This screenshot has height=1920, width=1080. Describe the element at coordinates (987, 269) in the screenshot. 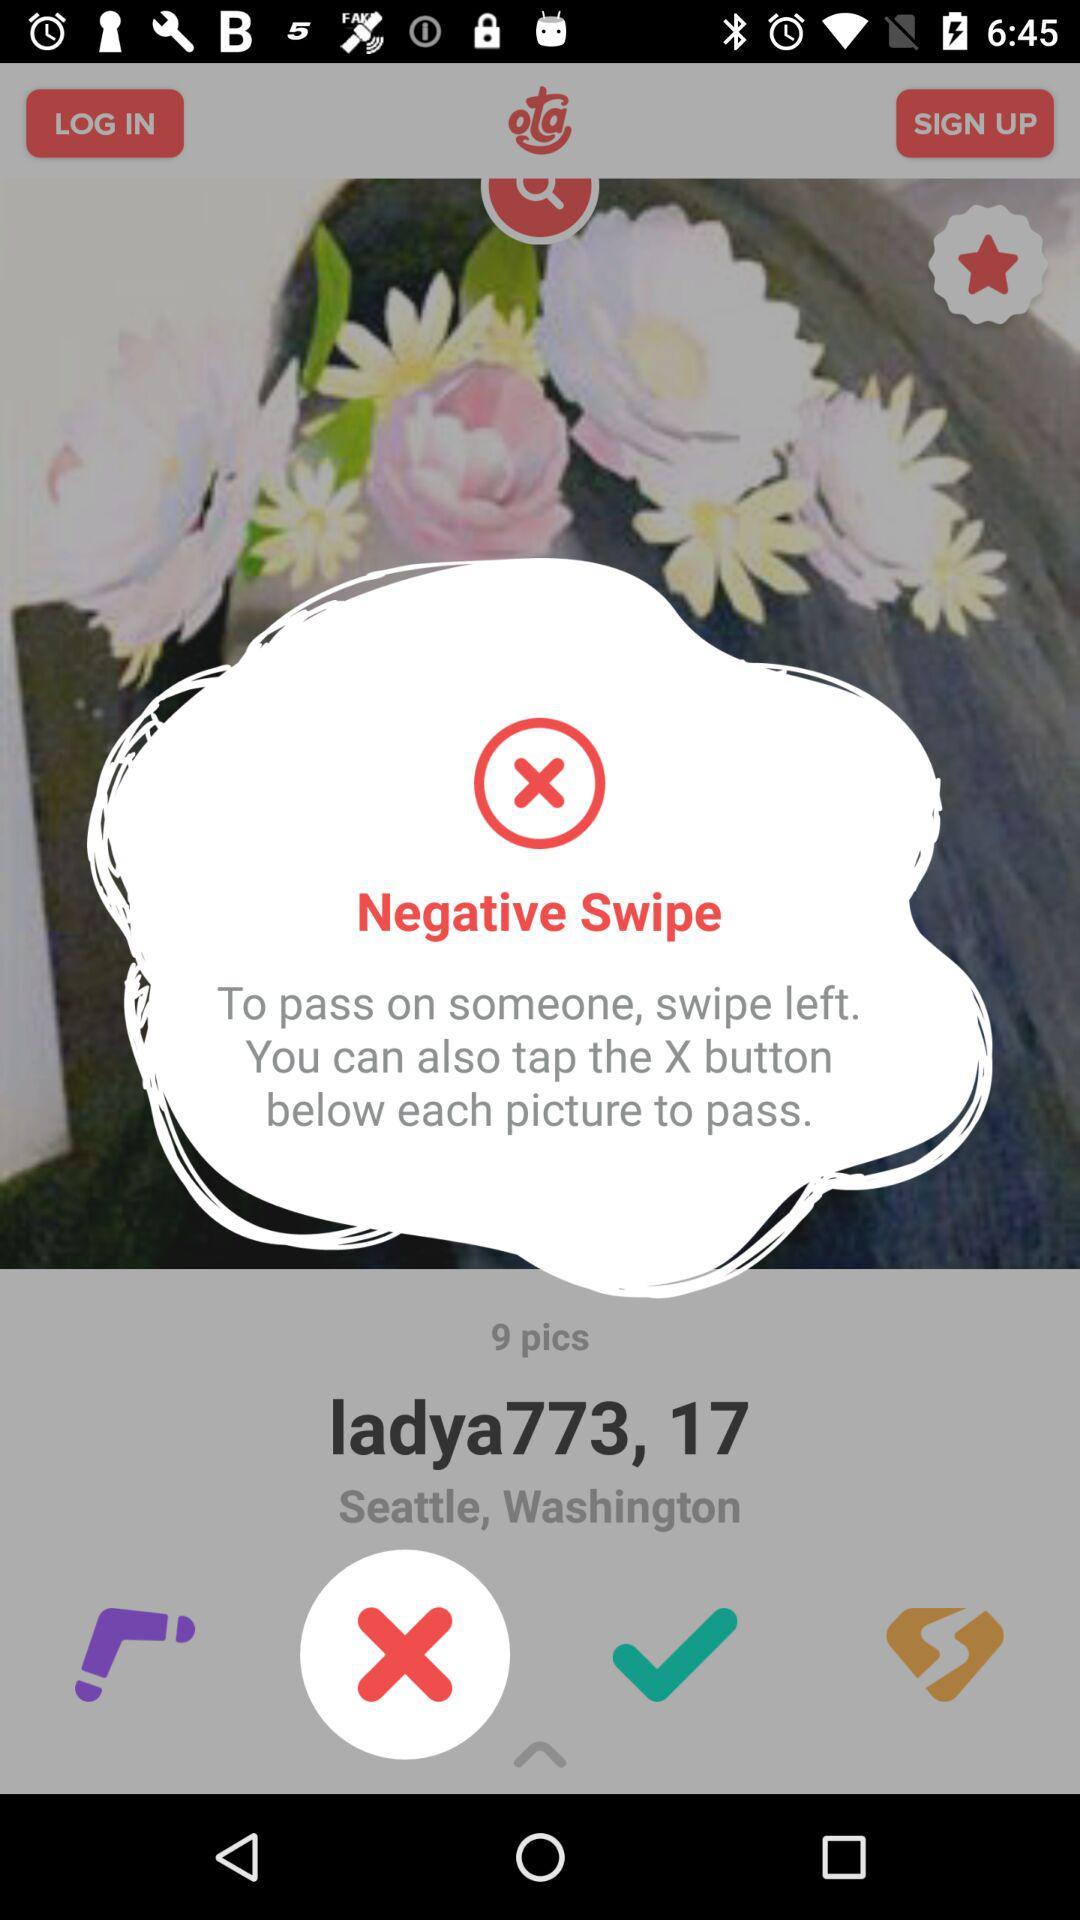

I see `the star icon` at that location.